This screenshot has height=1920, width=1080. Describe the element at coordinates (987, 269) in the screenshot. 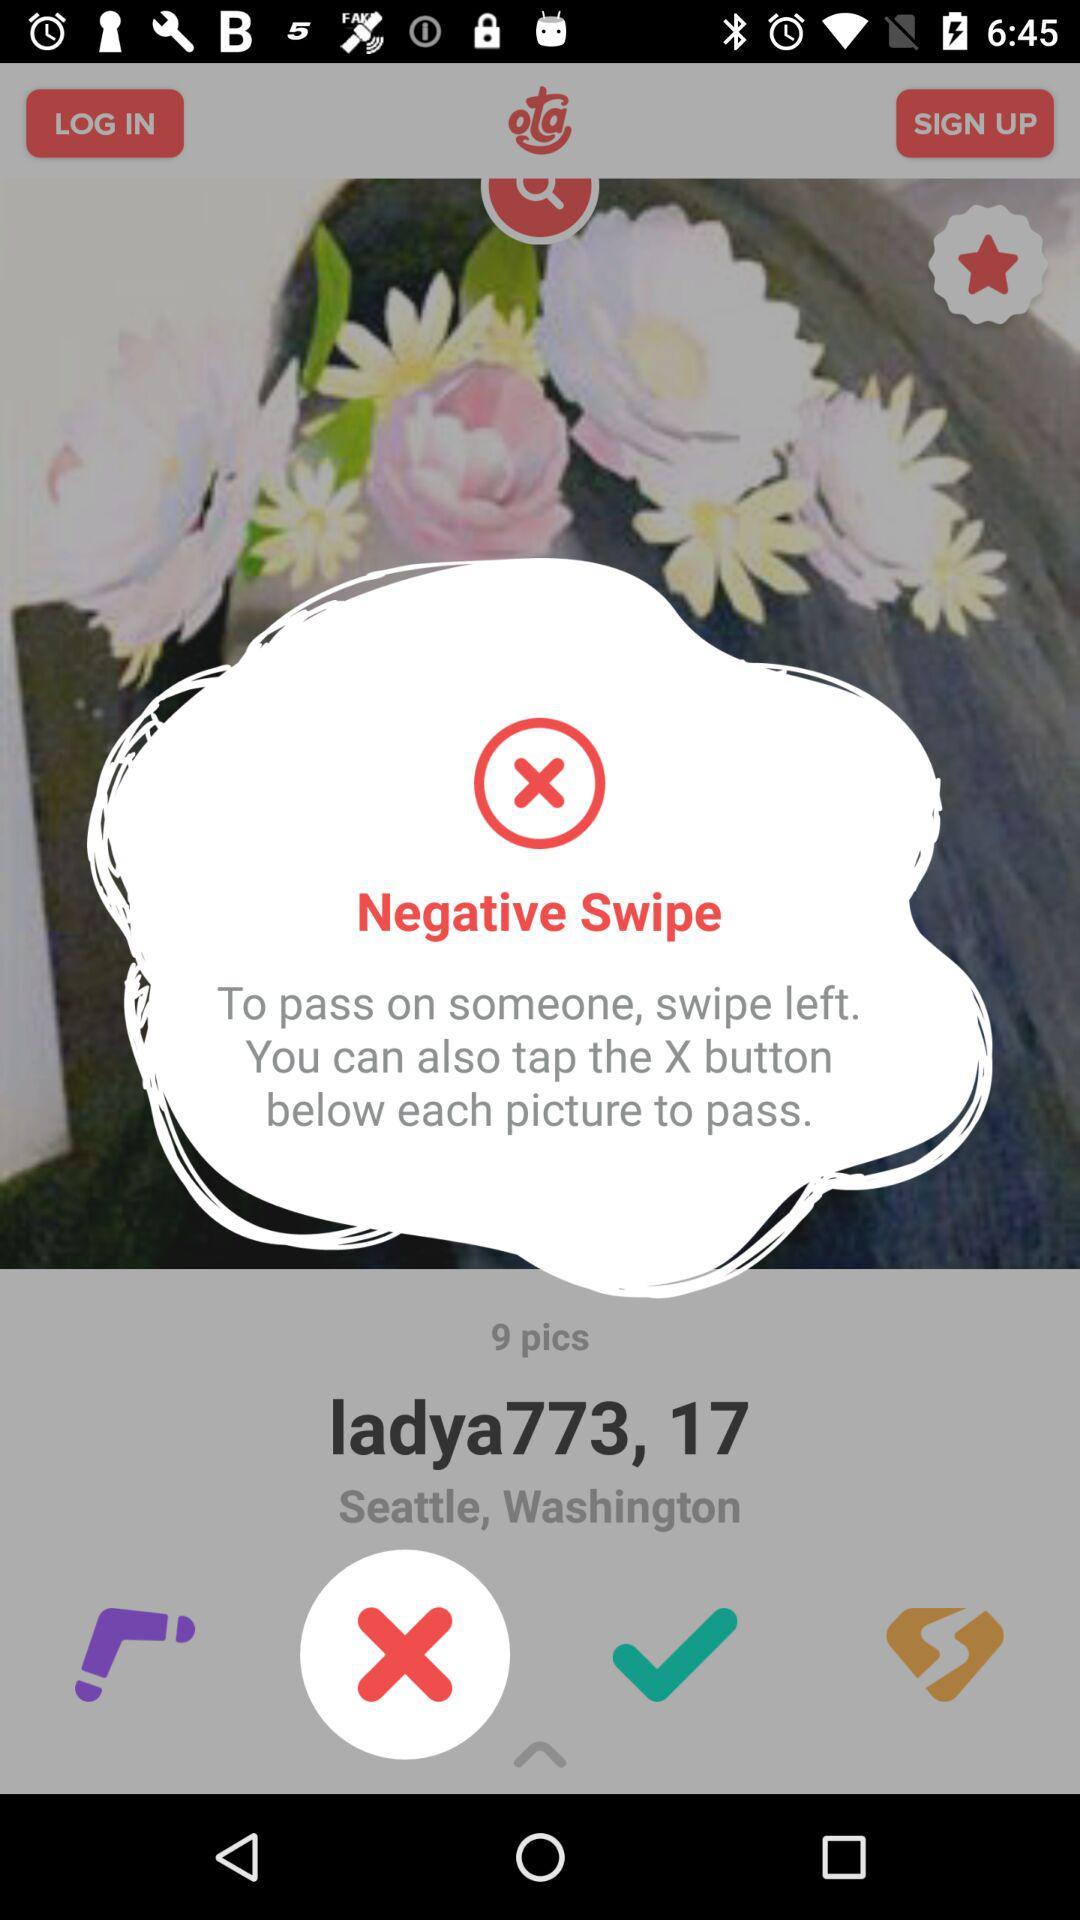

I see `the star icon` at that location.